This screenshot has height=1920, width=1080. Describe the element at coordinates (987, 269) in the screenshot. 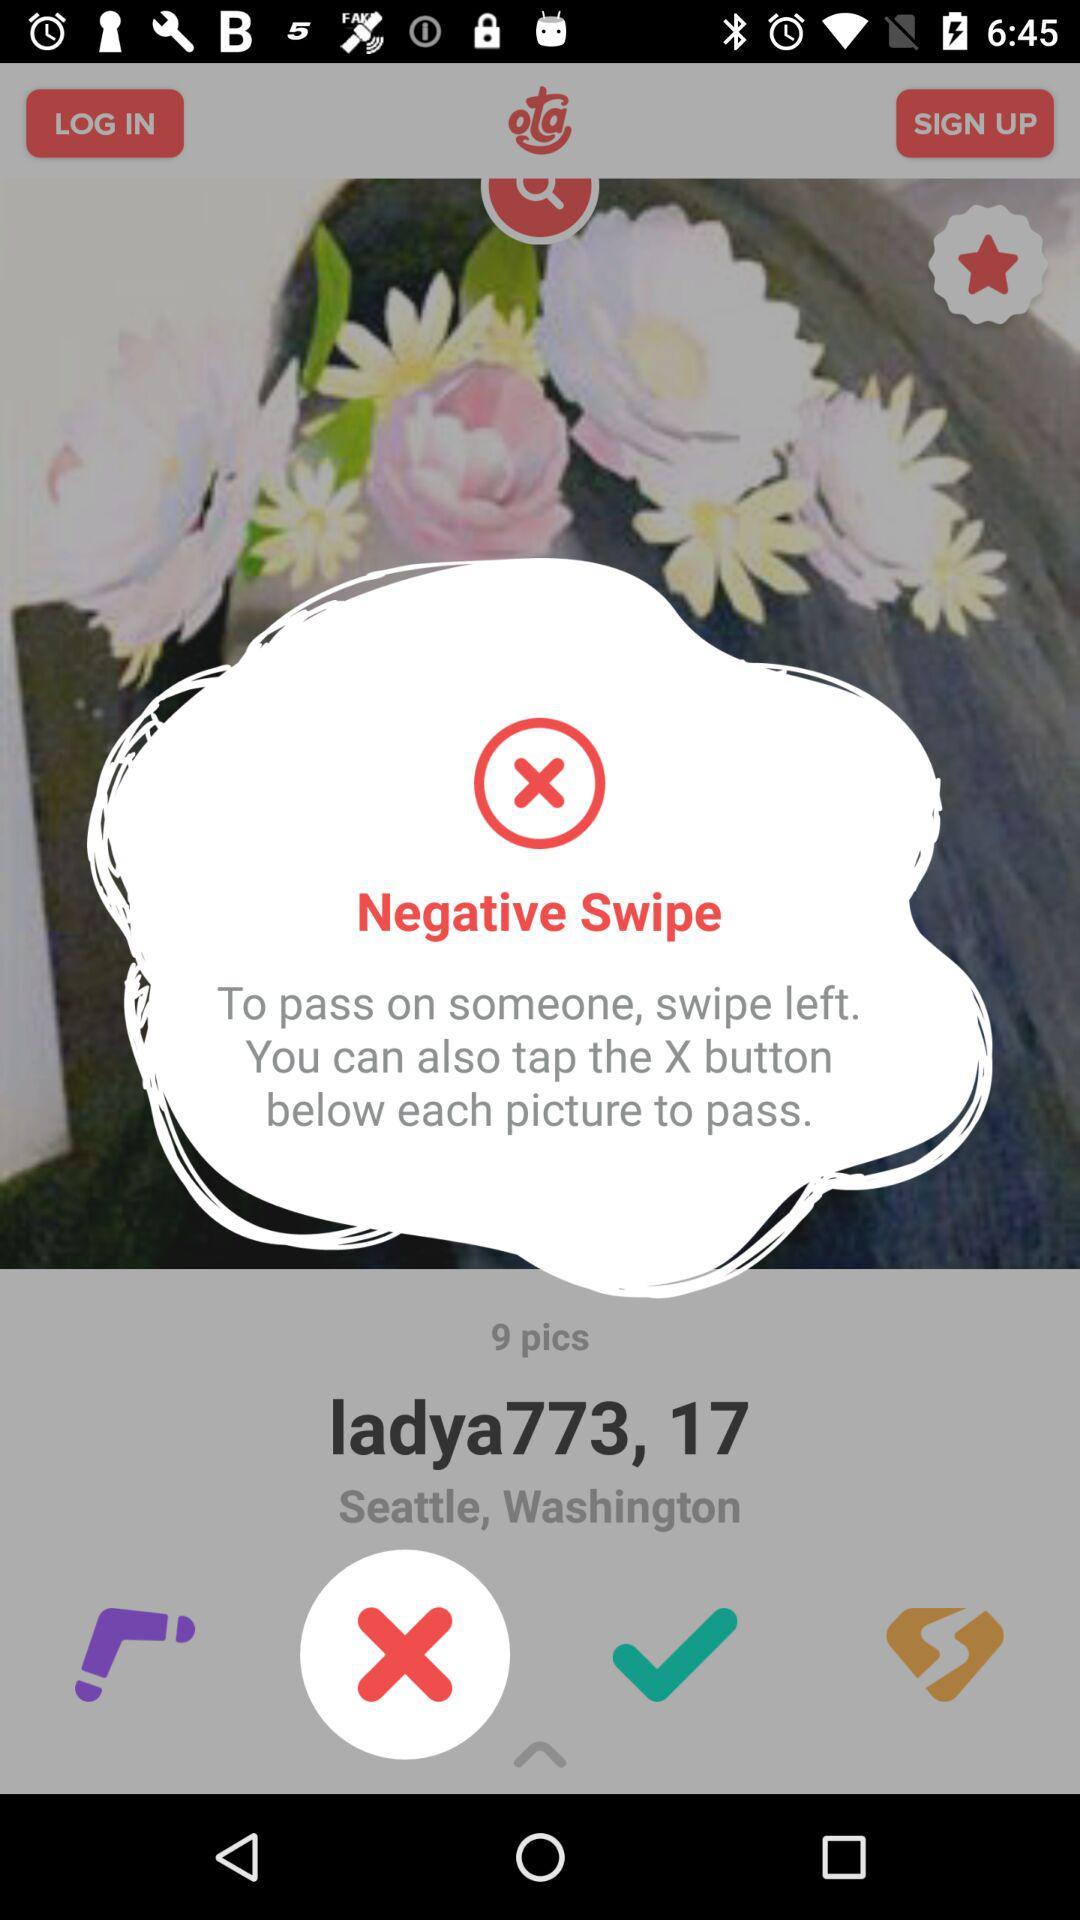

I see `the star icon` at that location.